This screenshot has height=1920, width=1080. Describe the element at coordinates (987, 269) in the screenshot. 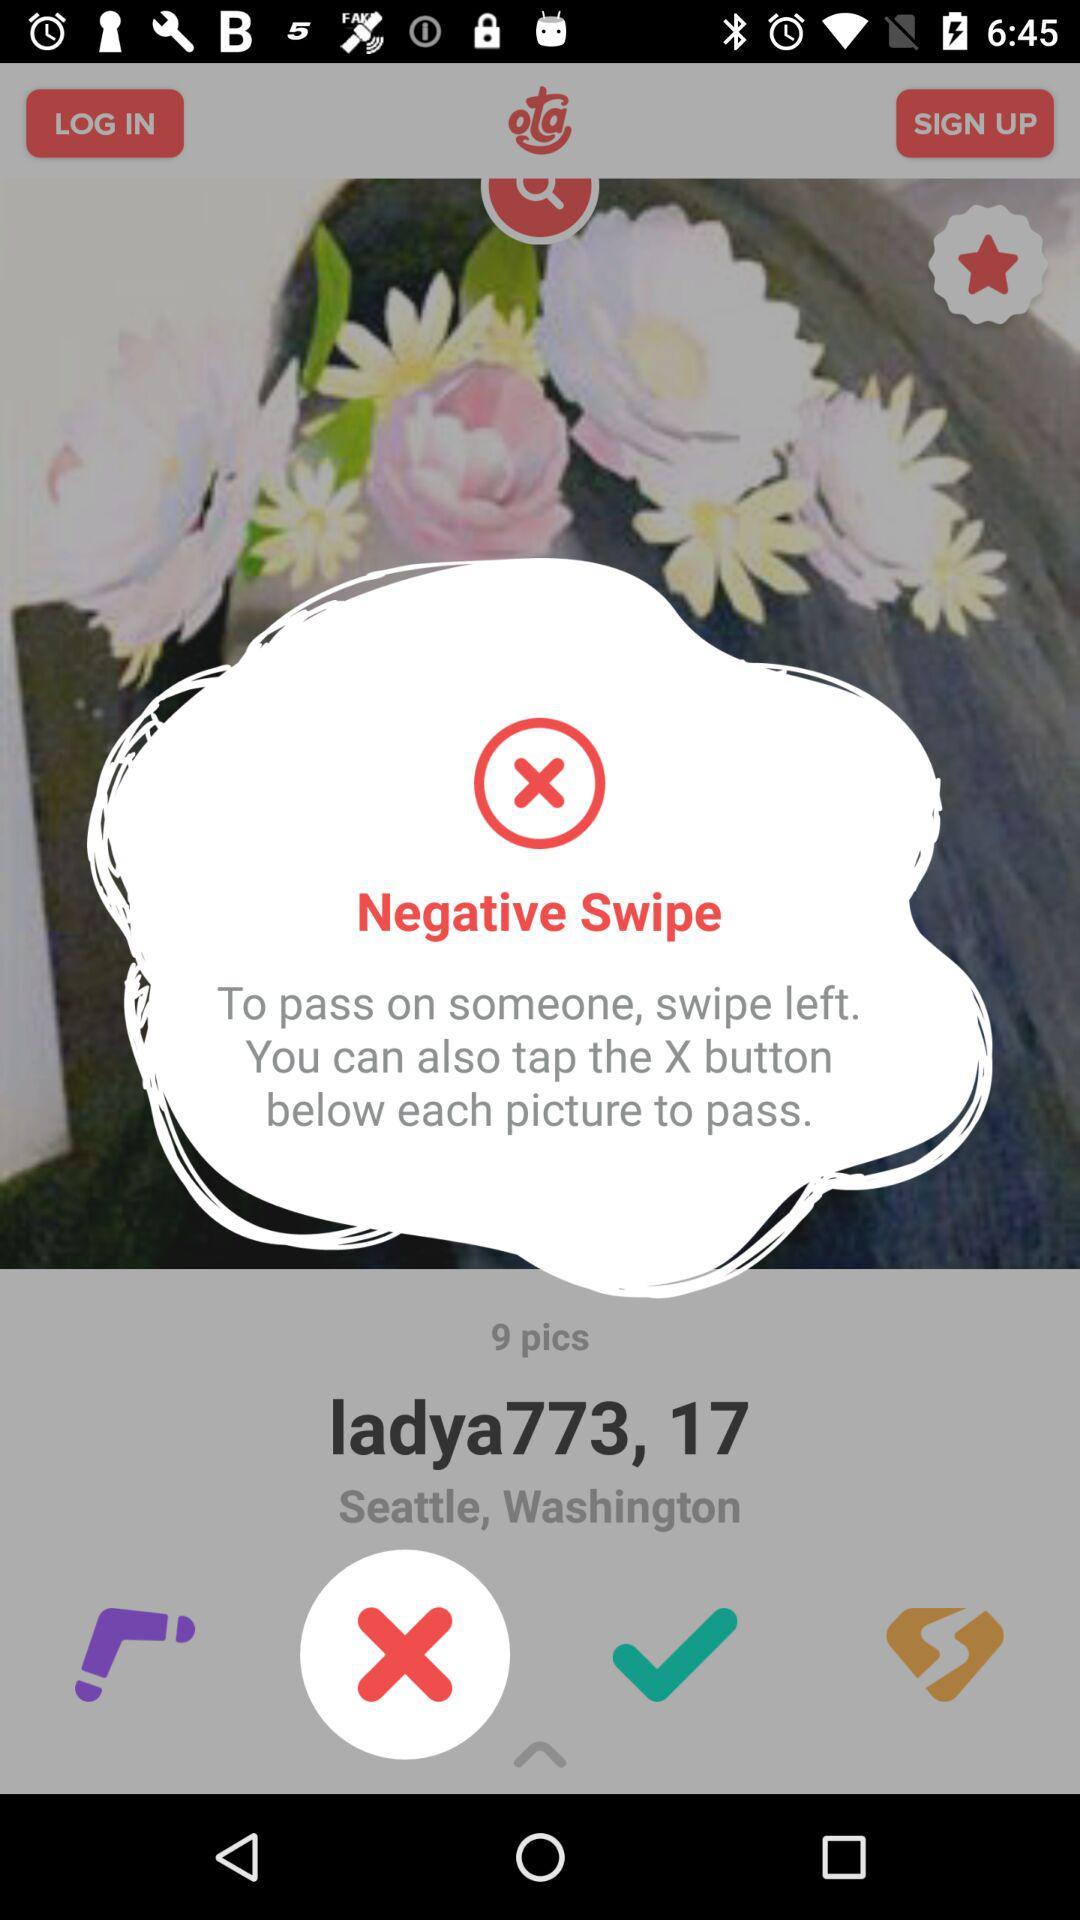

I see `the star icon` at that location.